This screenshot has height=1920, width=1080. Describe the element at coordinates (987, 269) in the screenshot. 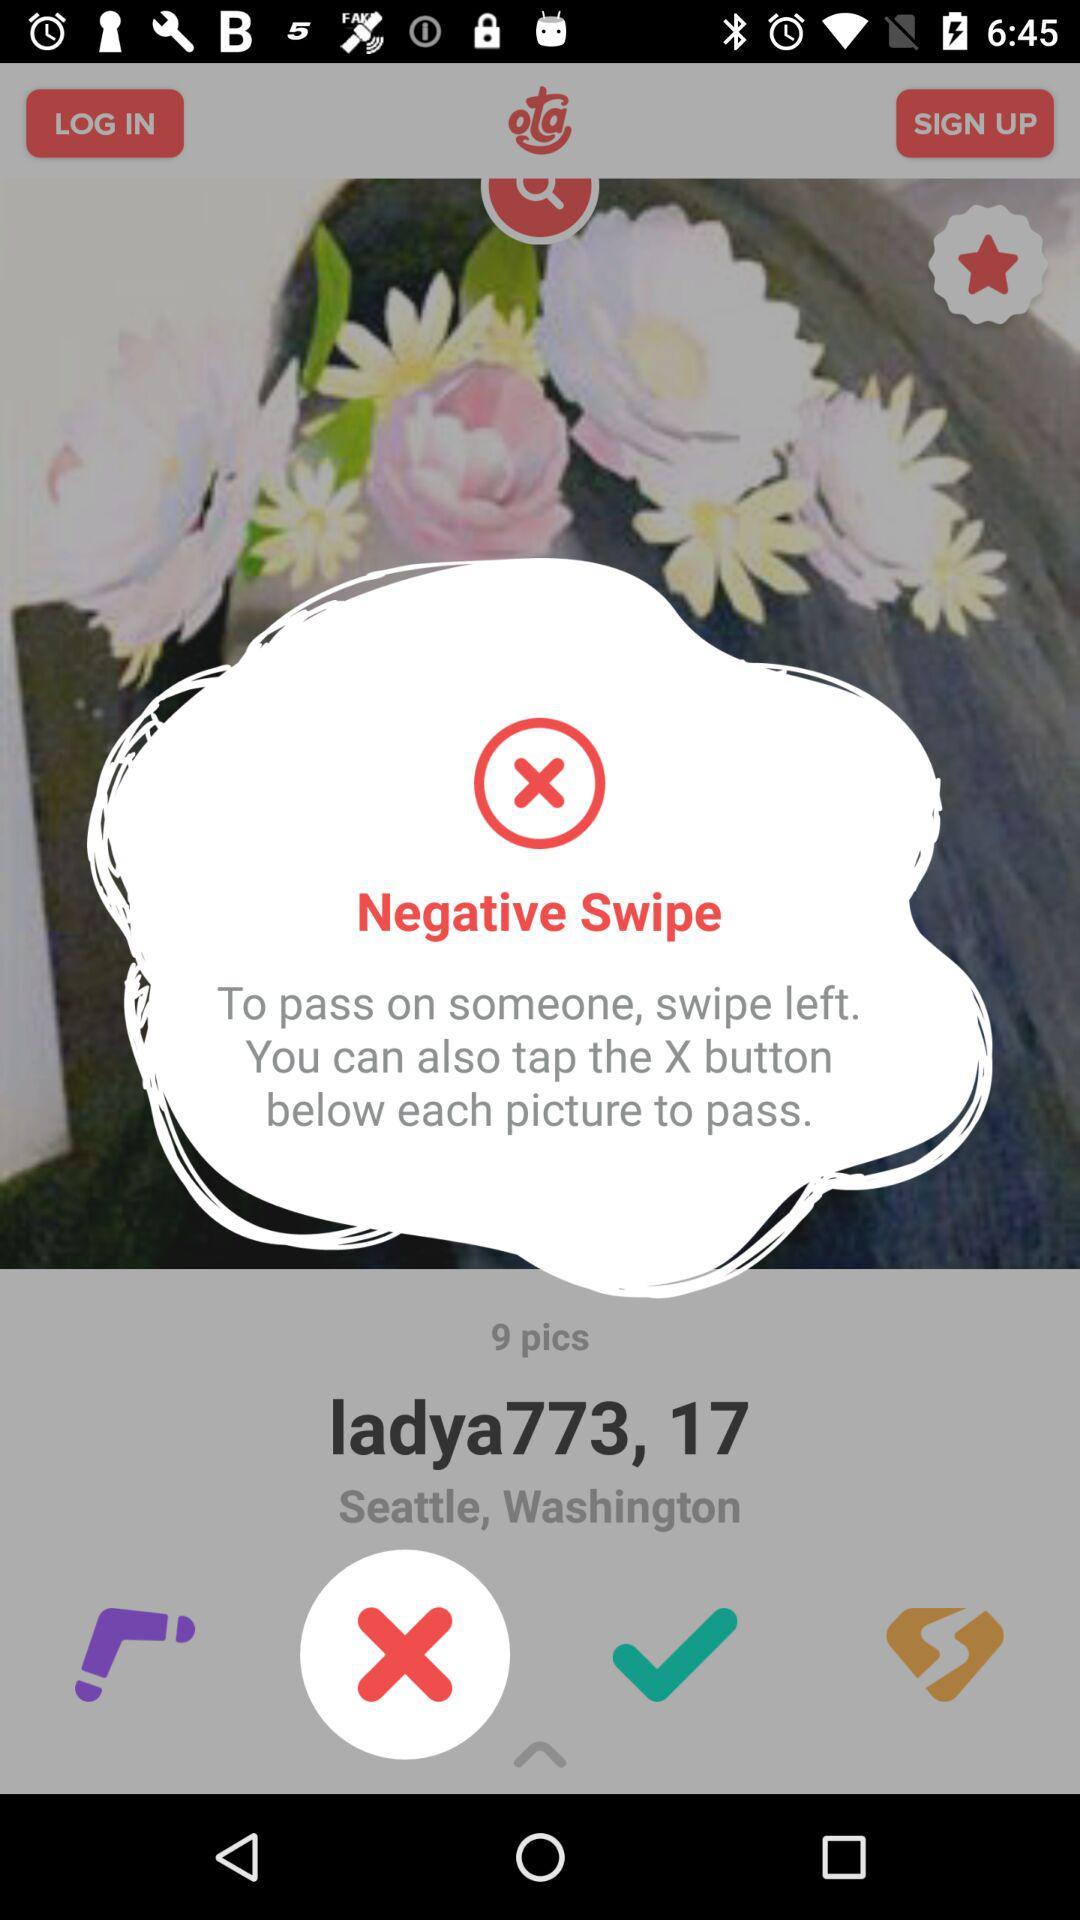

I see `the star icon` at that location.